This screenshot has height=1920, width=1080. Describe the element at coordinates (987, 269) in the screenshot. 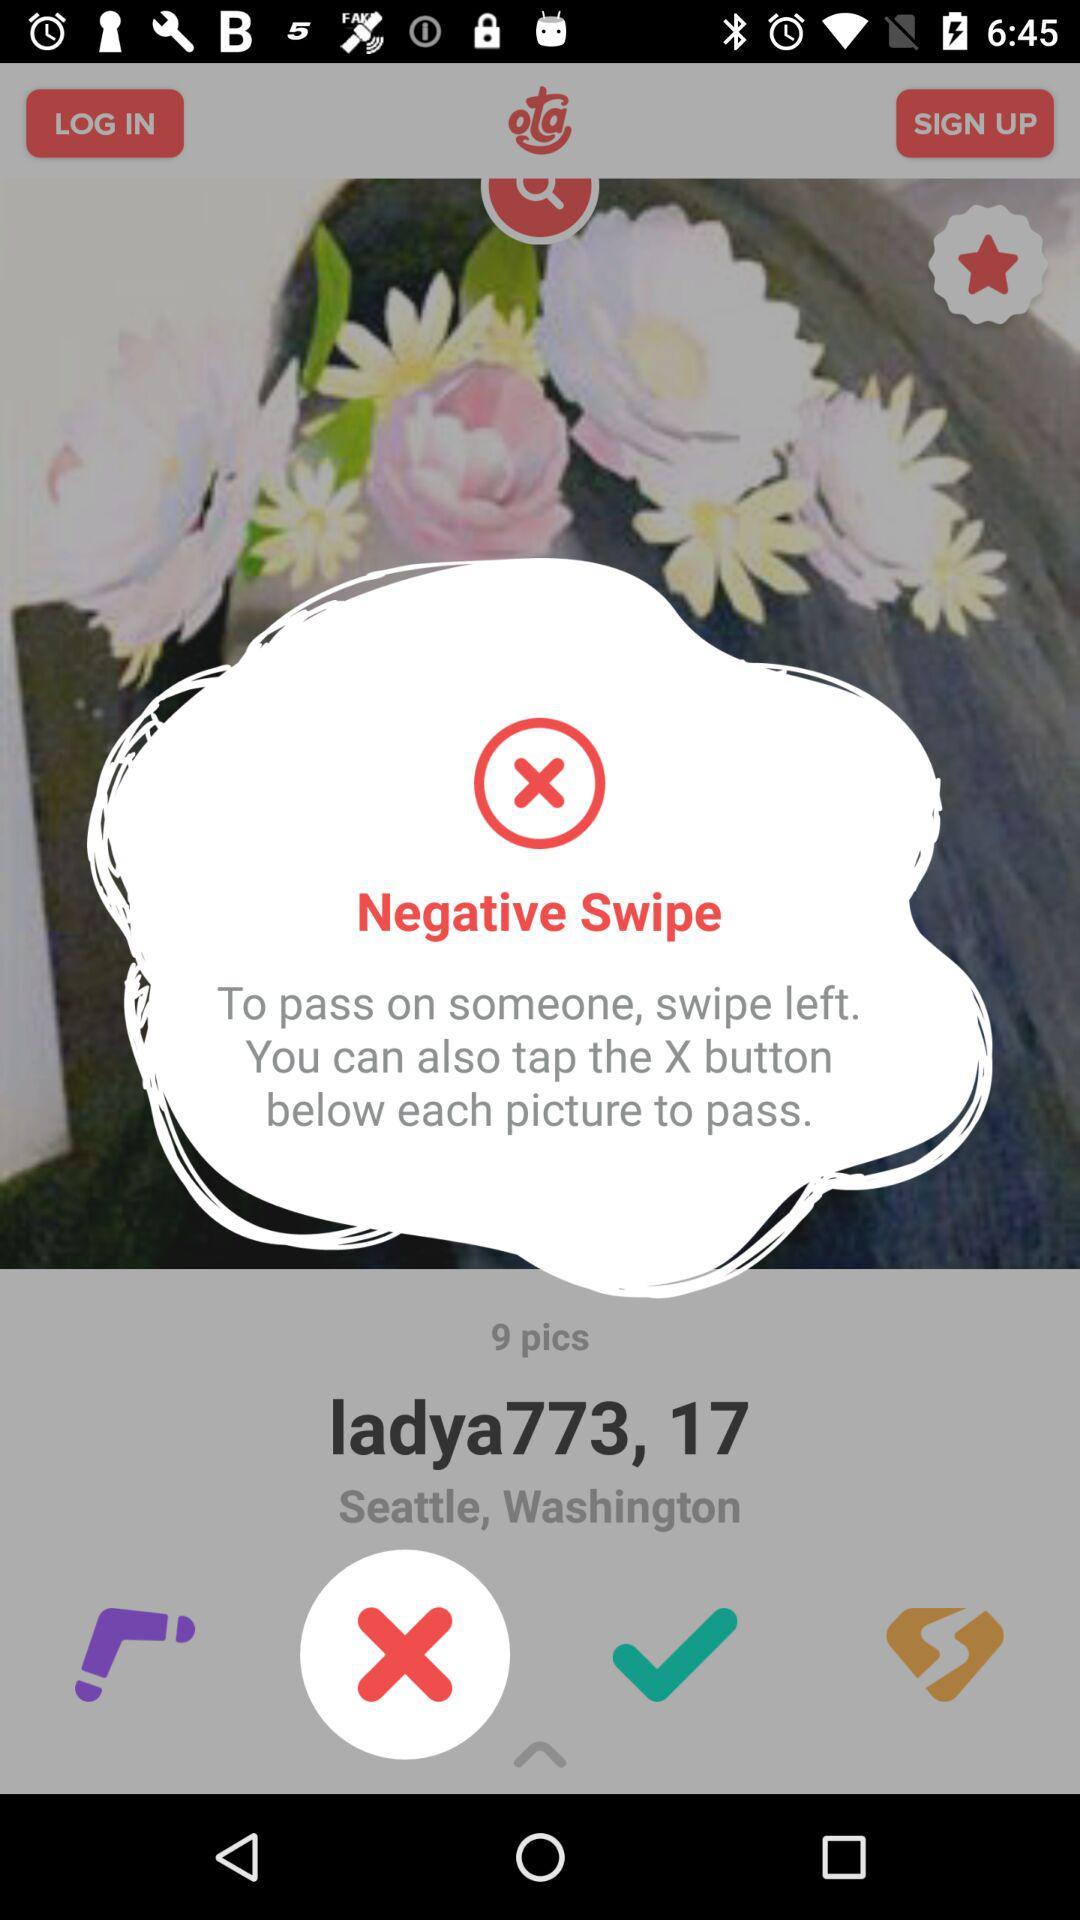

I see `the star icon` at that location.